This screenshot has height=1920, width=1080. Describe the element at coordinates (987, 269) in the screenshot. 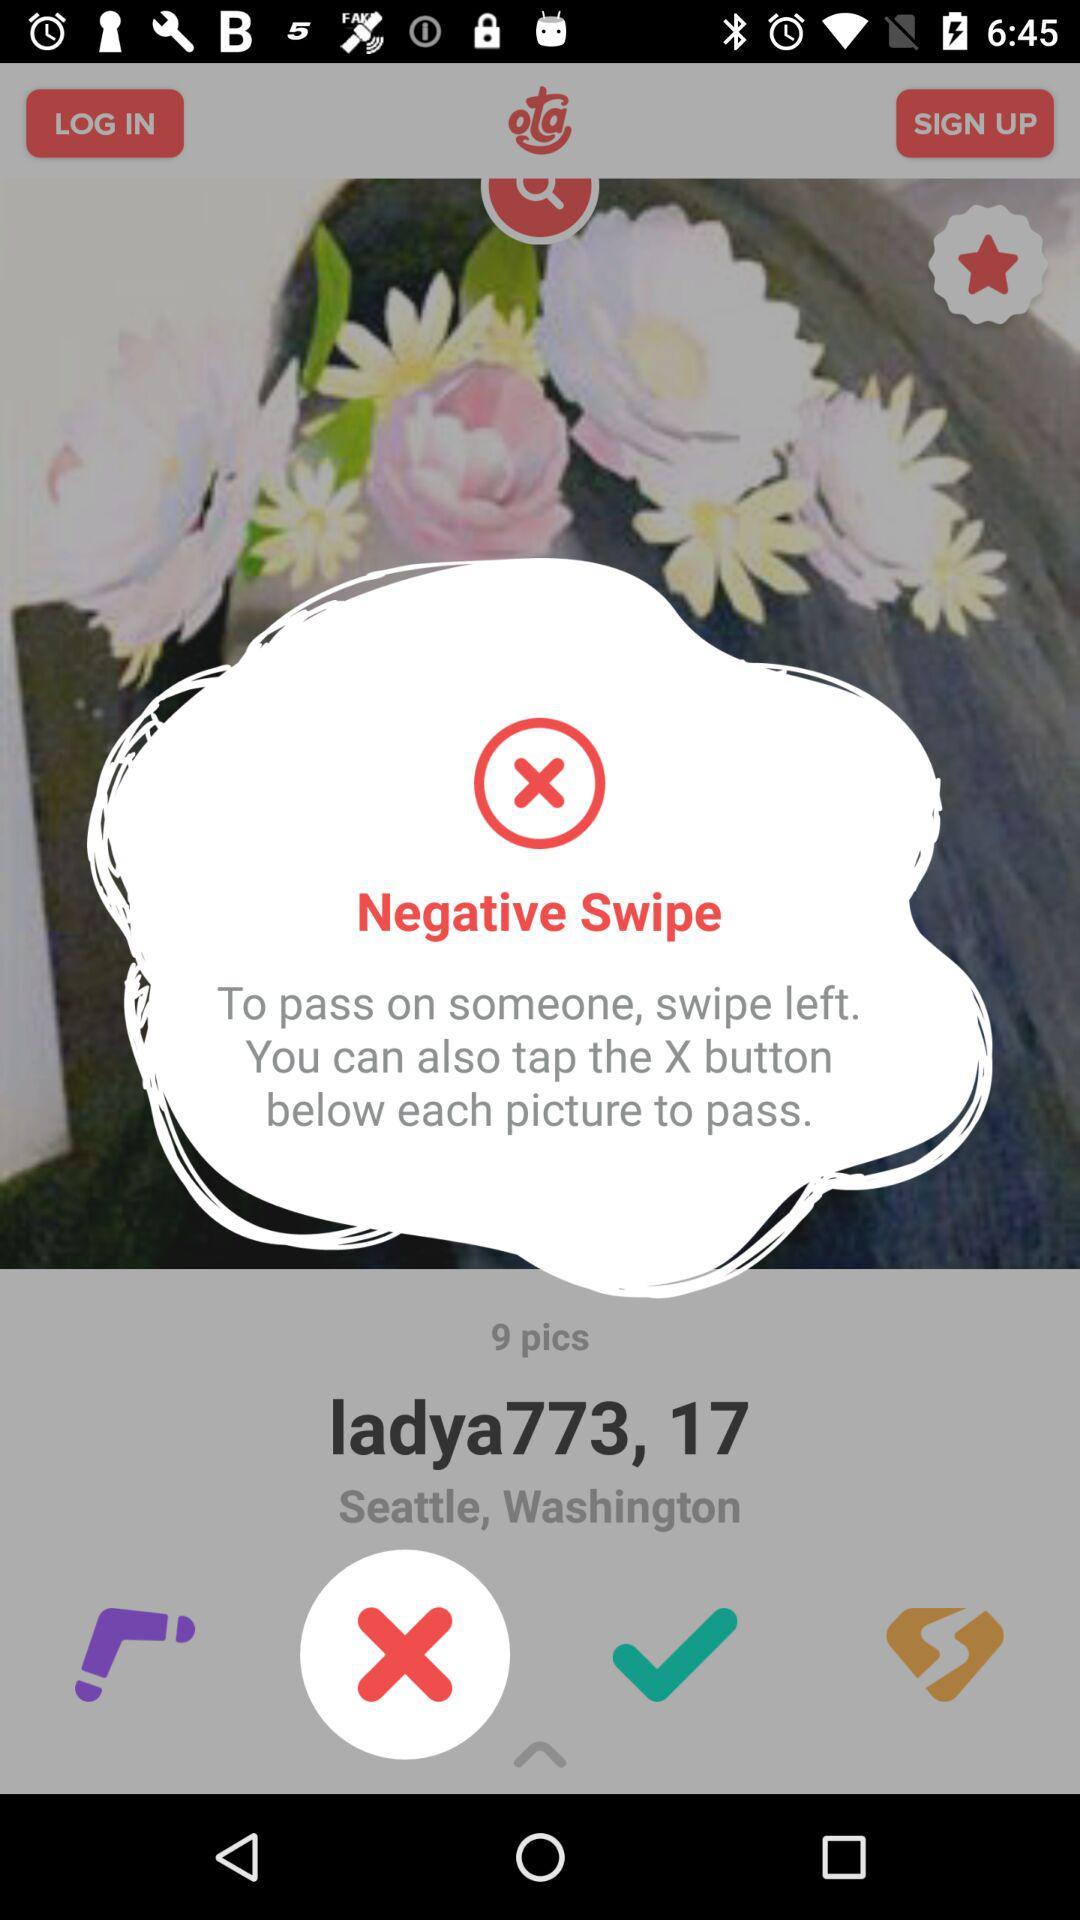

I see `the star icon` at that location.